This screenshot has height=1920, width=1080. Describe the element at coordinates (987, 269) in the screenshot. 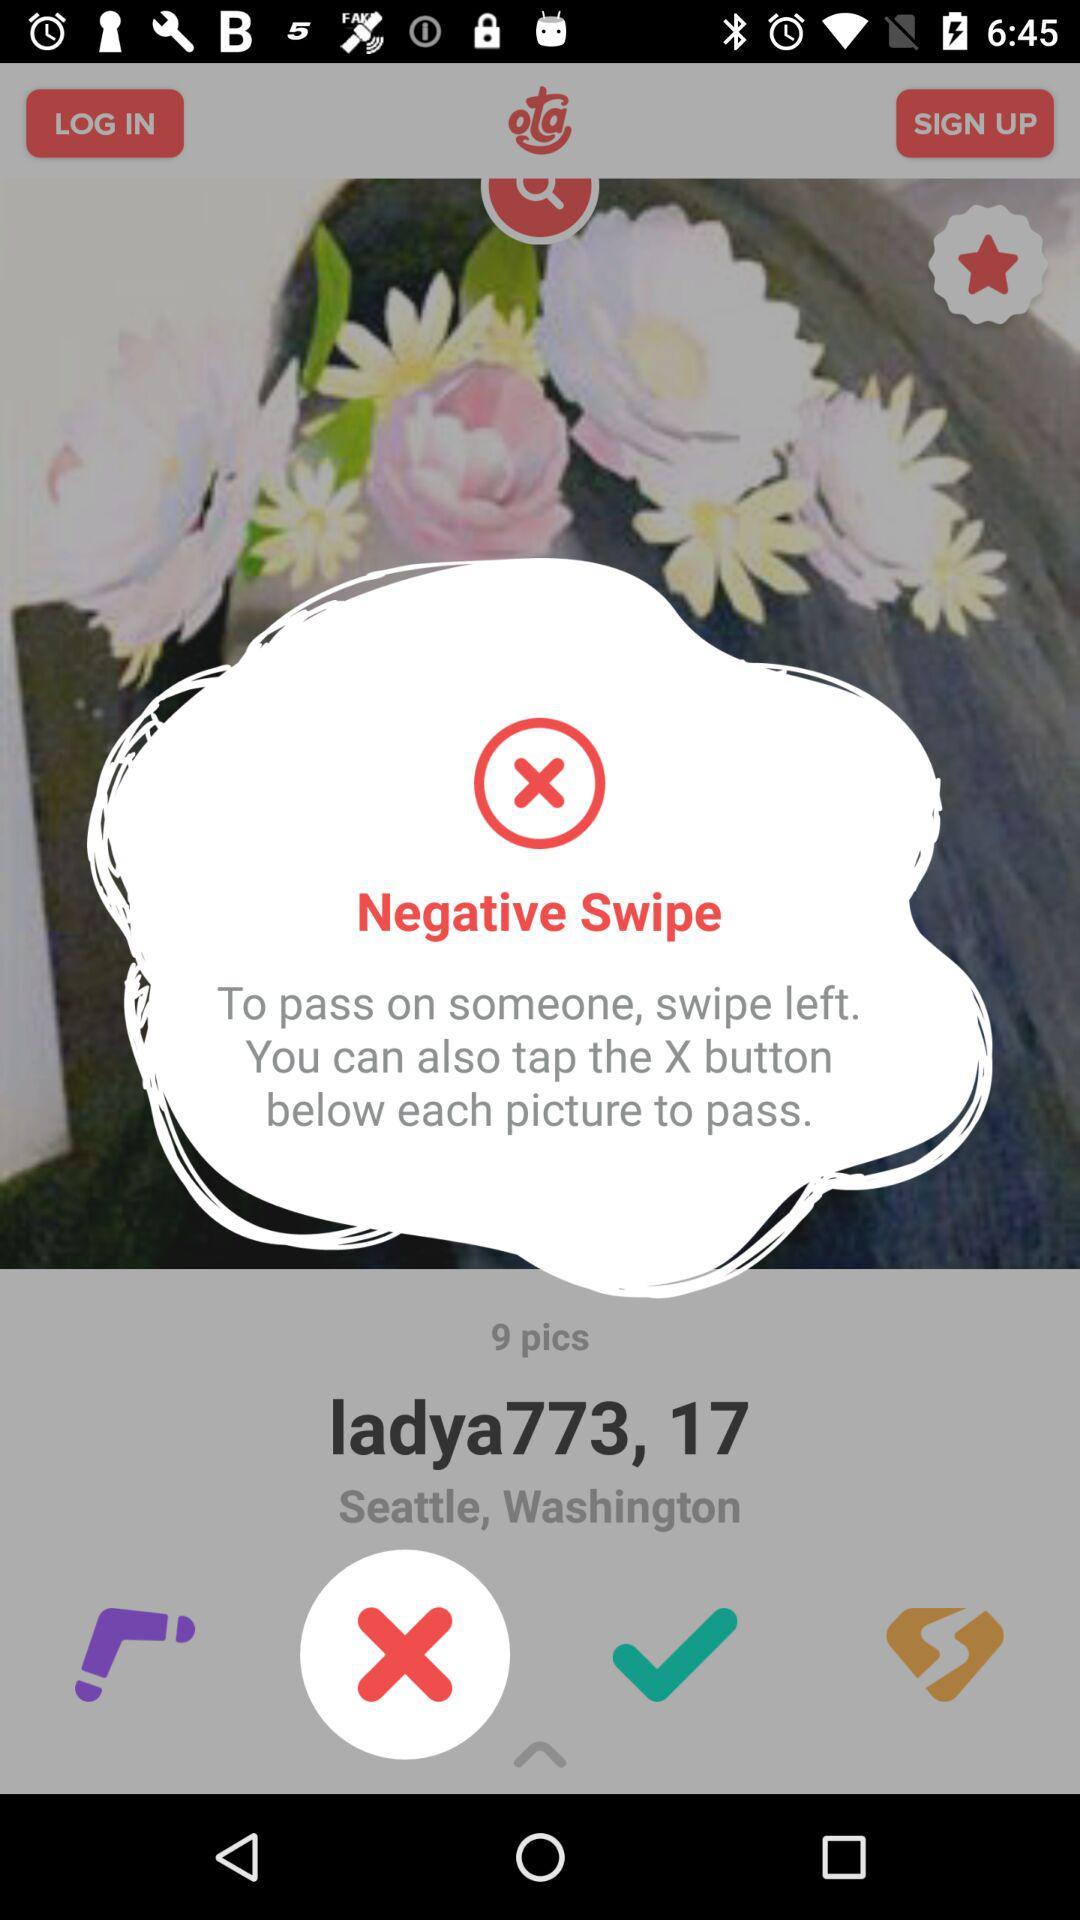

I see `the star icon` at that location.